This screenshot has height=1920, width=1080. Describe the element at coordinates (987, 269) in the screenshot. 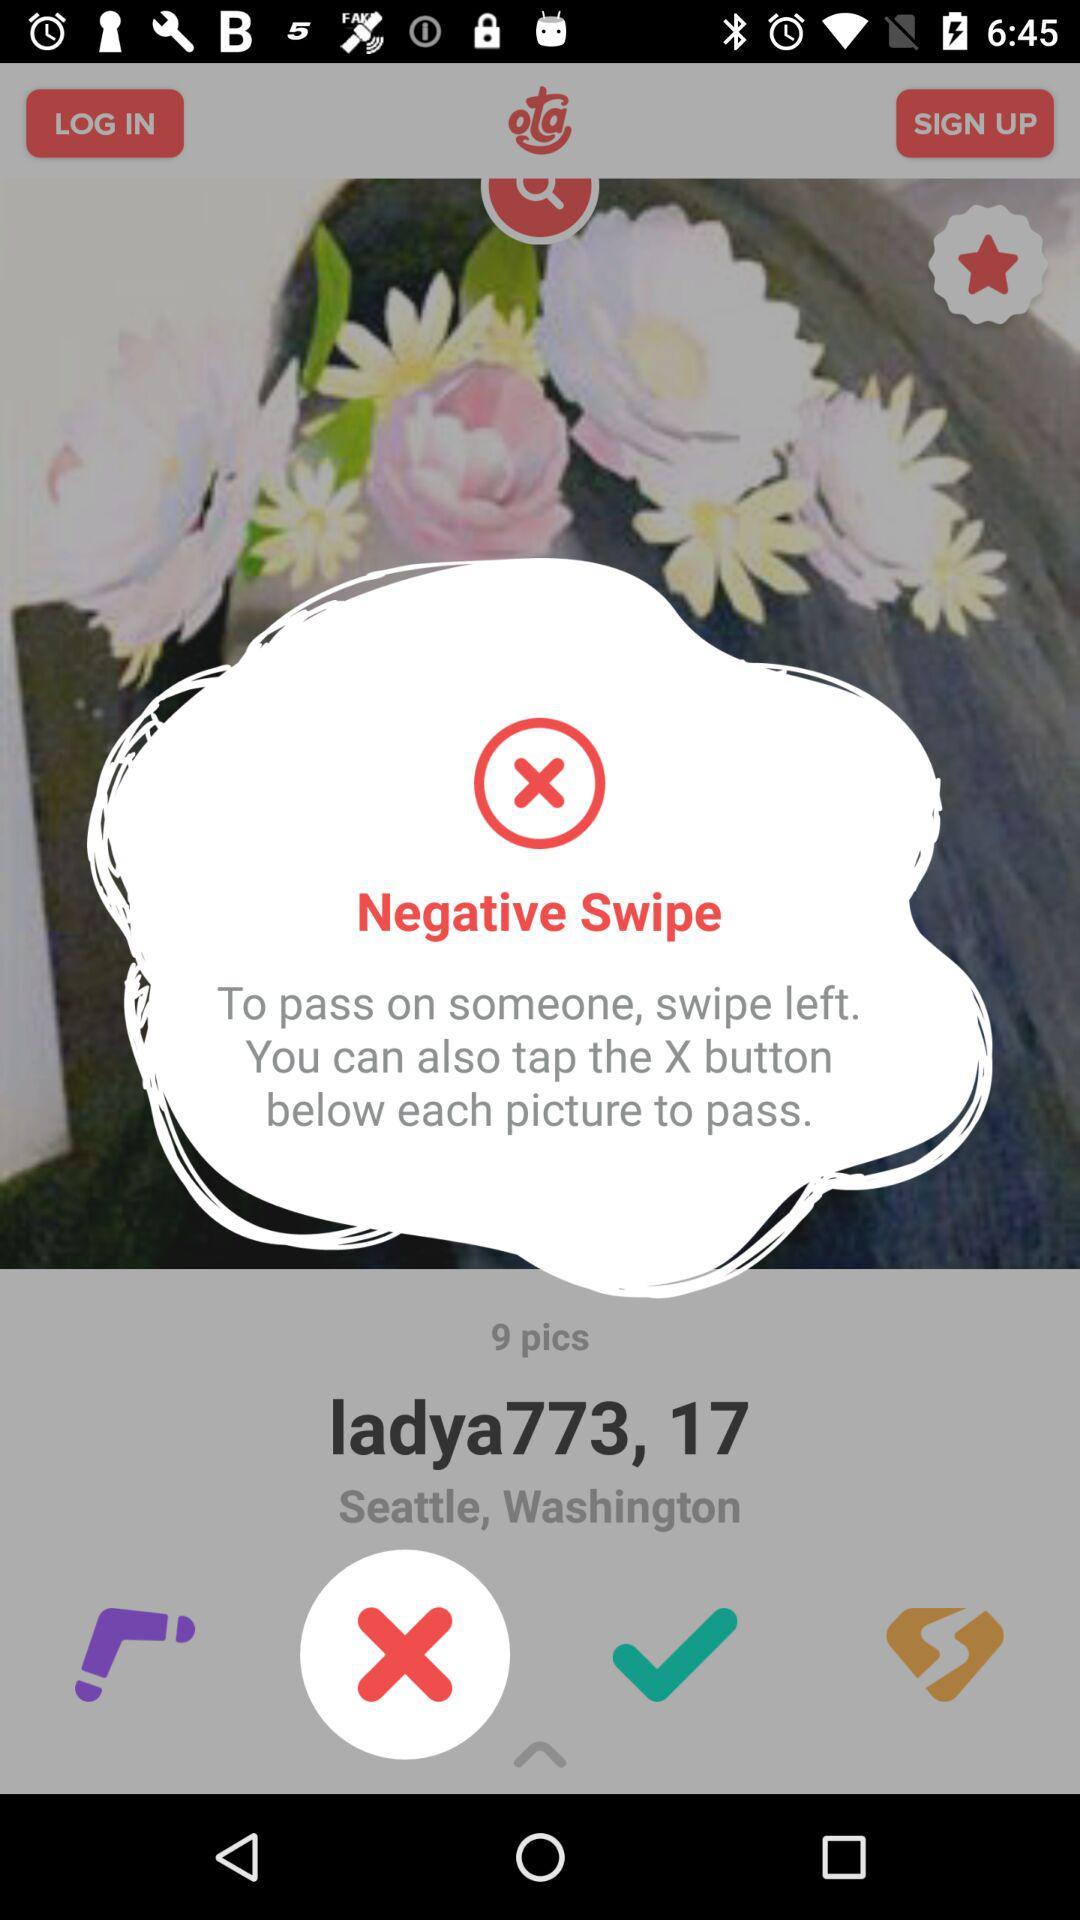

I see `the star icon` at that location.